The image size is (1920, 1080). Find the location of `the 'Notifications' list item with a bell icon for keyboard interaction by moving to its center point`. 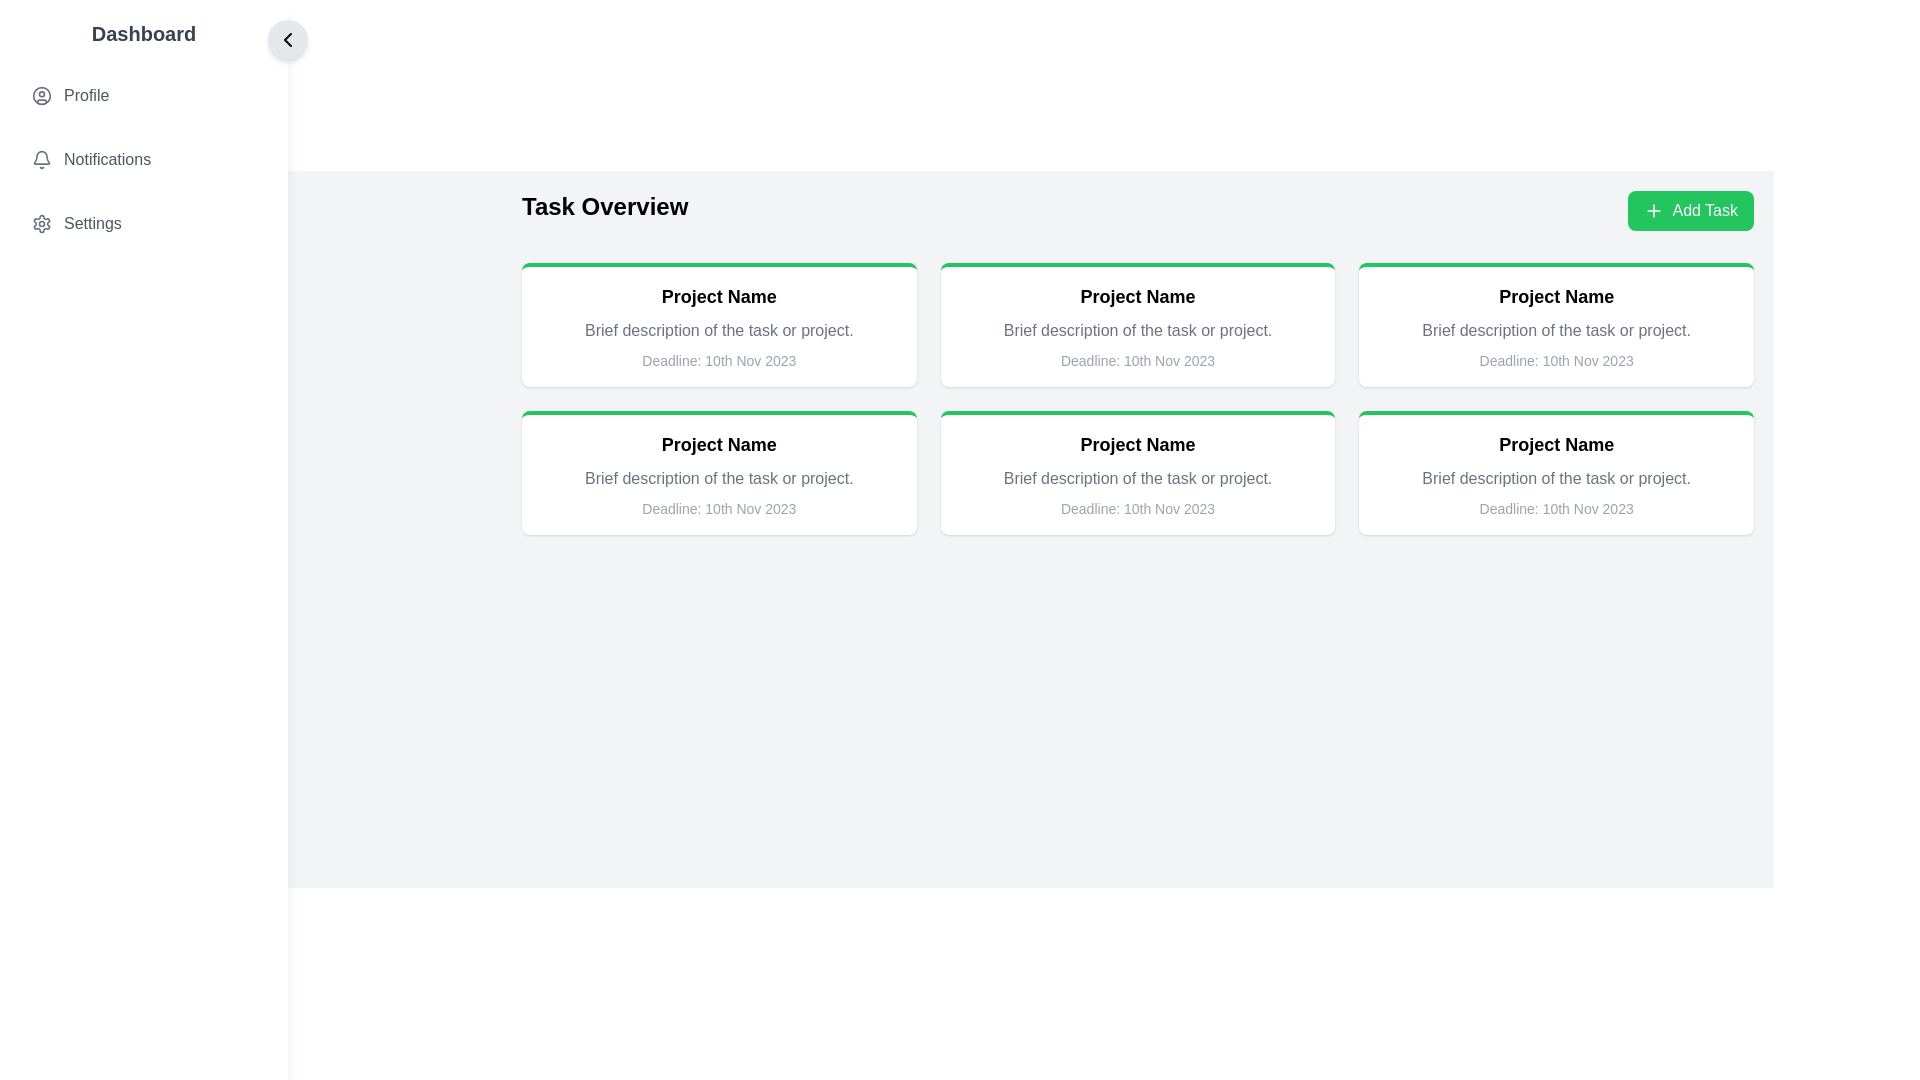

the 'Notifications' list item with a bell icon for keyboard interaction by moving to its center point is located at coordinates (143, 158).